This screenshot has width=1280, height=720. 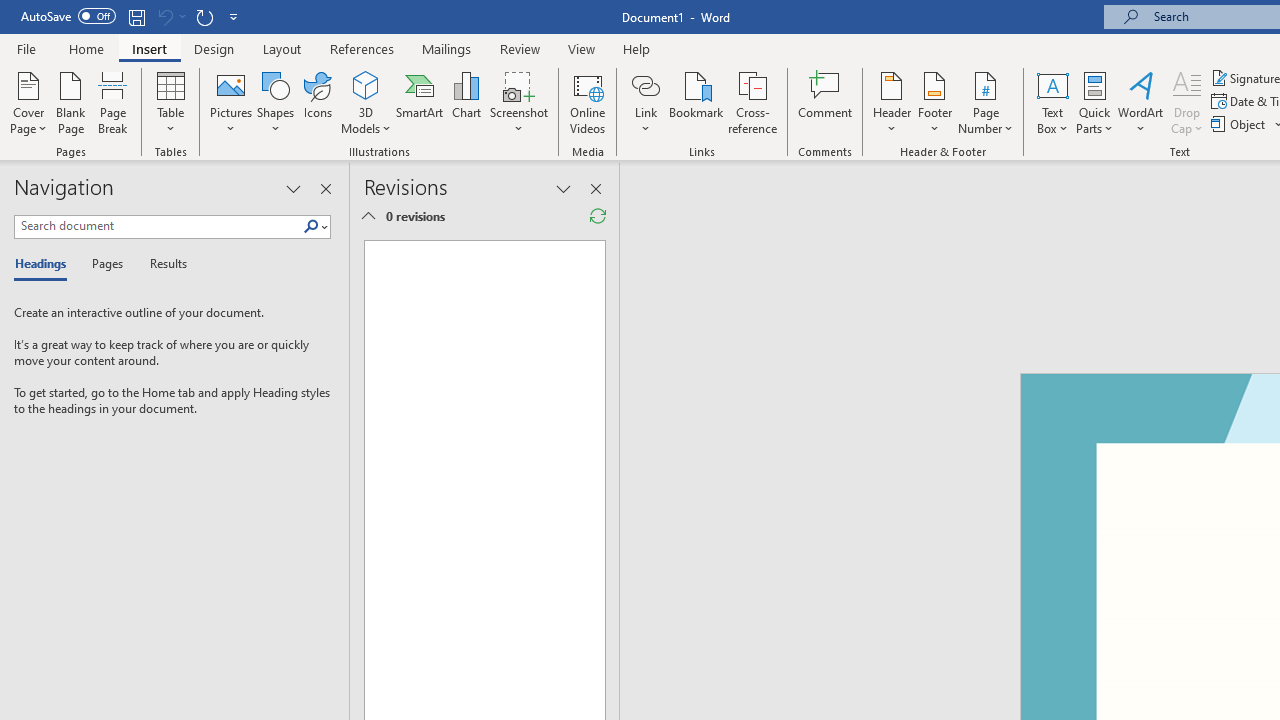 I want to click on 'Object...', so click(x=1239, y=124).